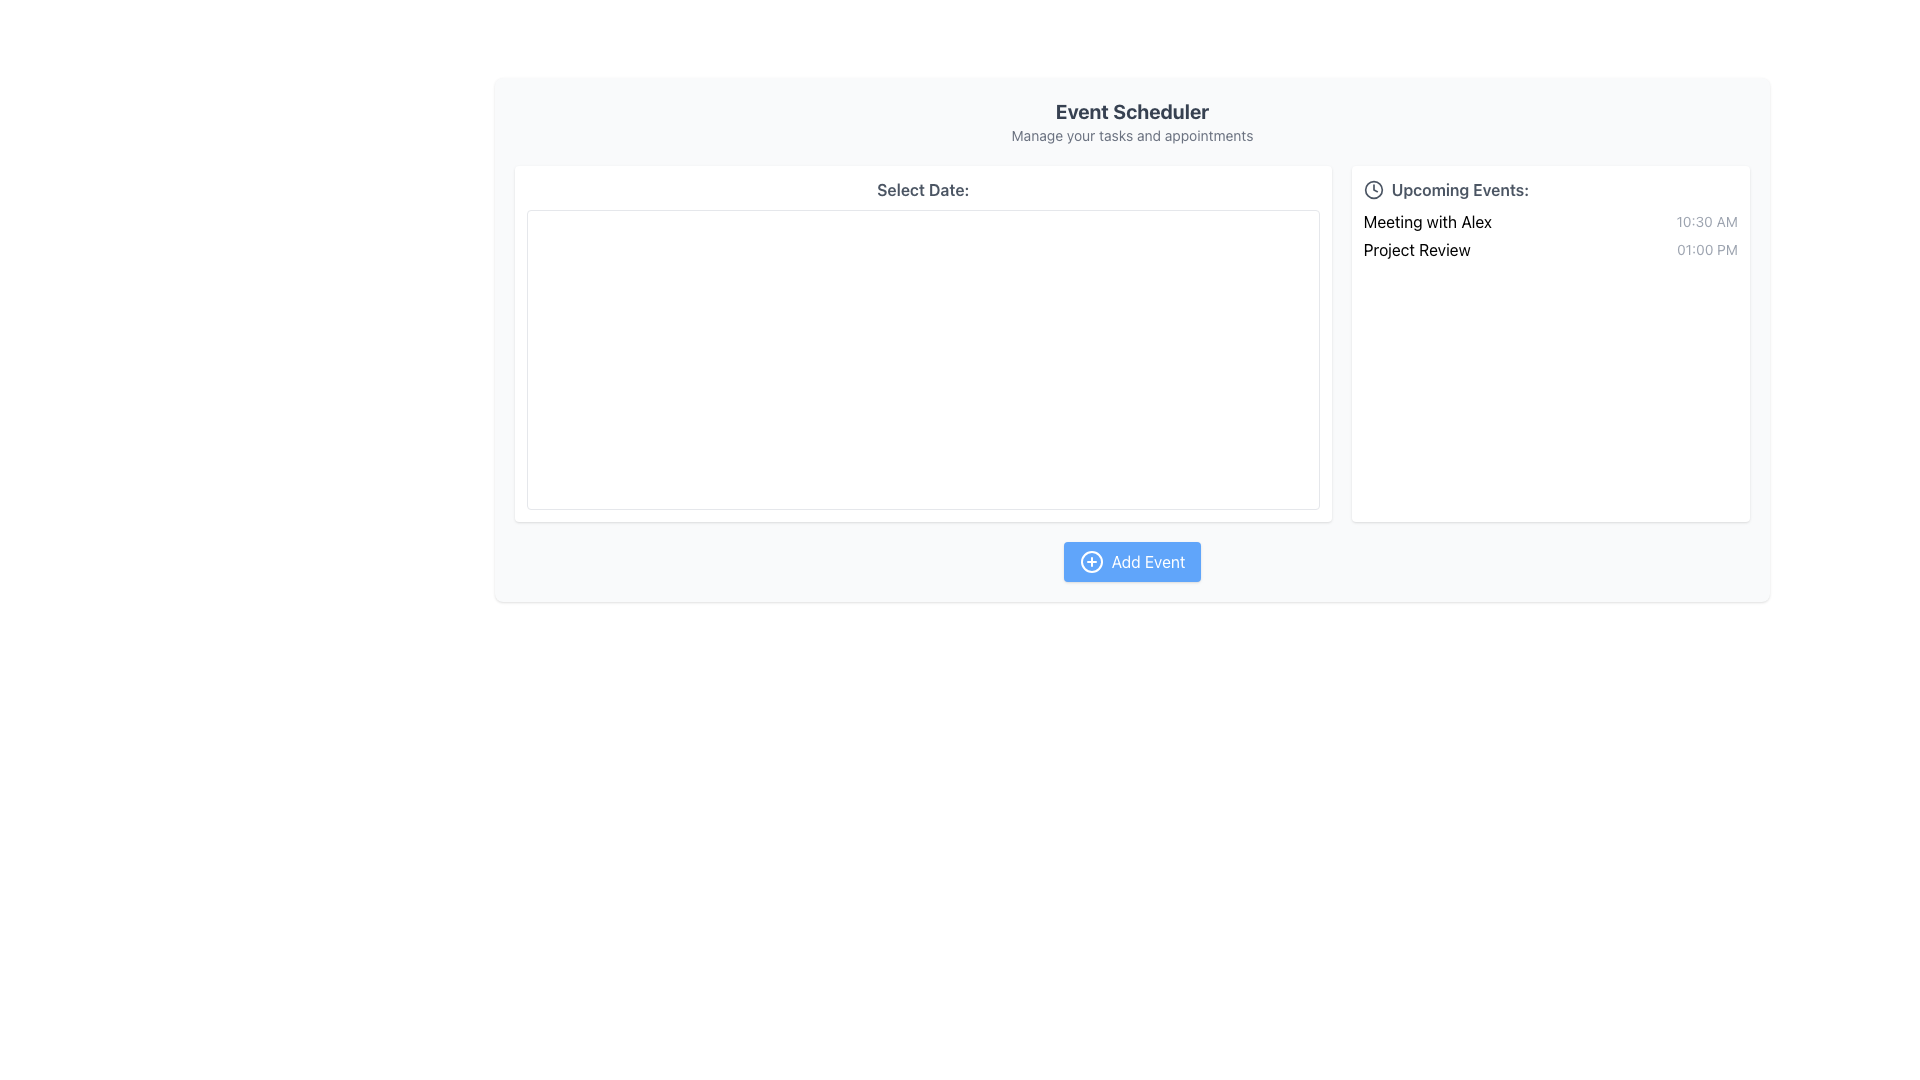  I want to click on the second list item in the 'Upcoming Events' panel, which displays the event name 'Project Review' and the time '01:00 PM', so click(1549, 249).